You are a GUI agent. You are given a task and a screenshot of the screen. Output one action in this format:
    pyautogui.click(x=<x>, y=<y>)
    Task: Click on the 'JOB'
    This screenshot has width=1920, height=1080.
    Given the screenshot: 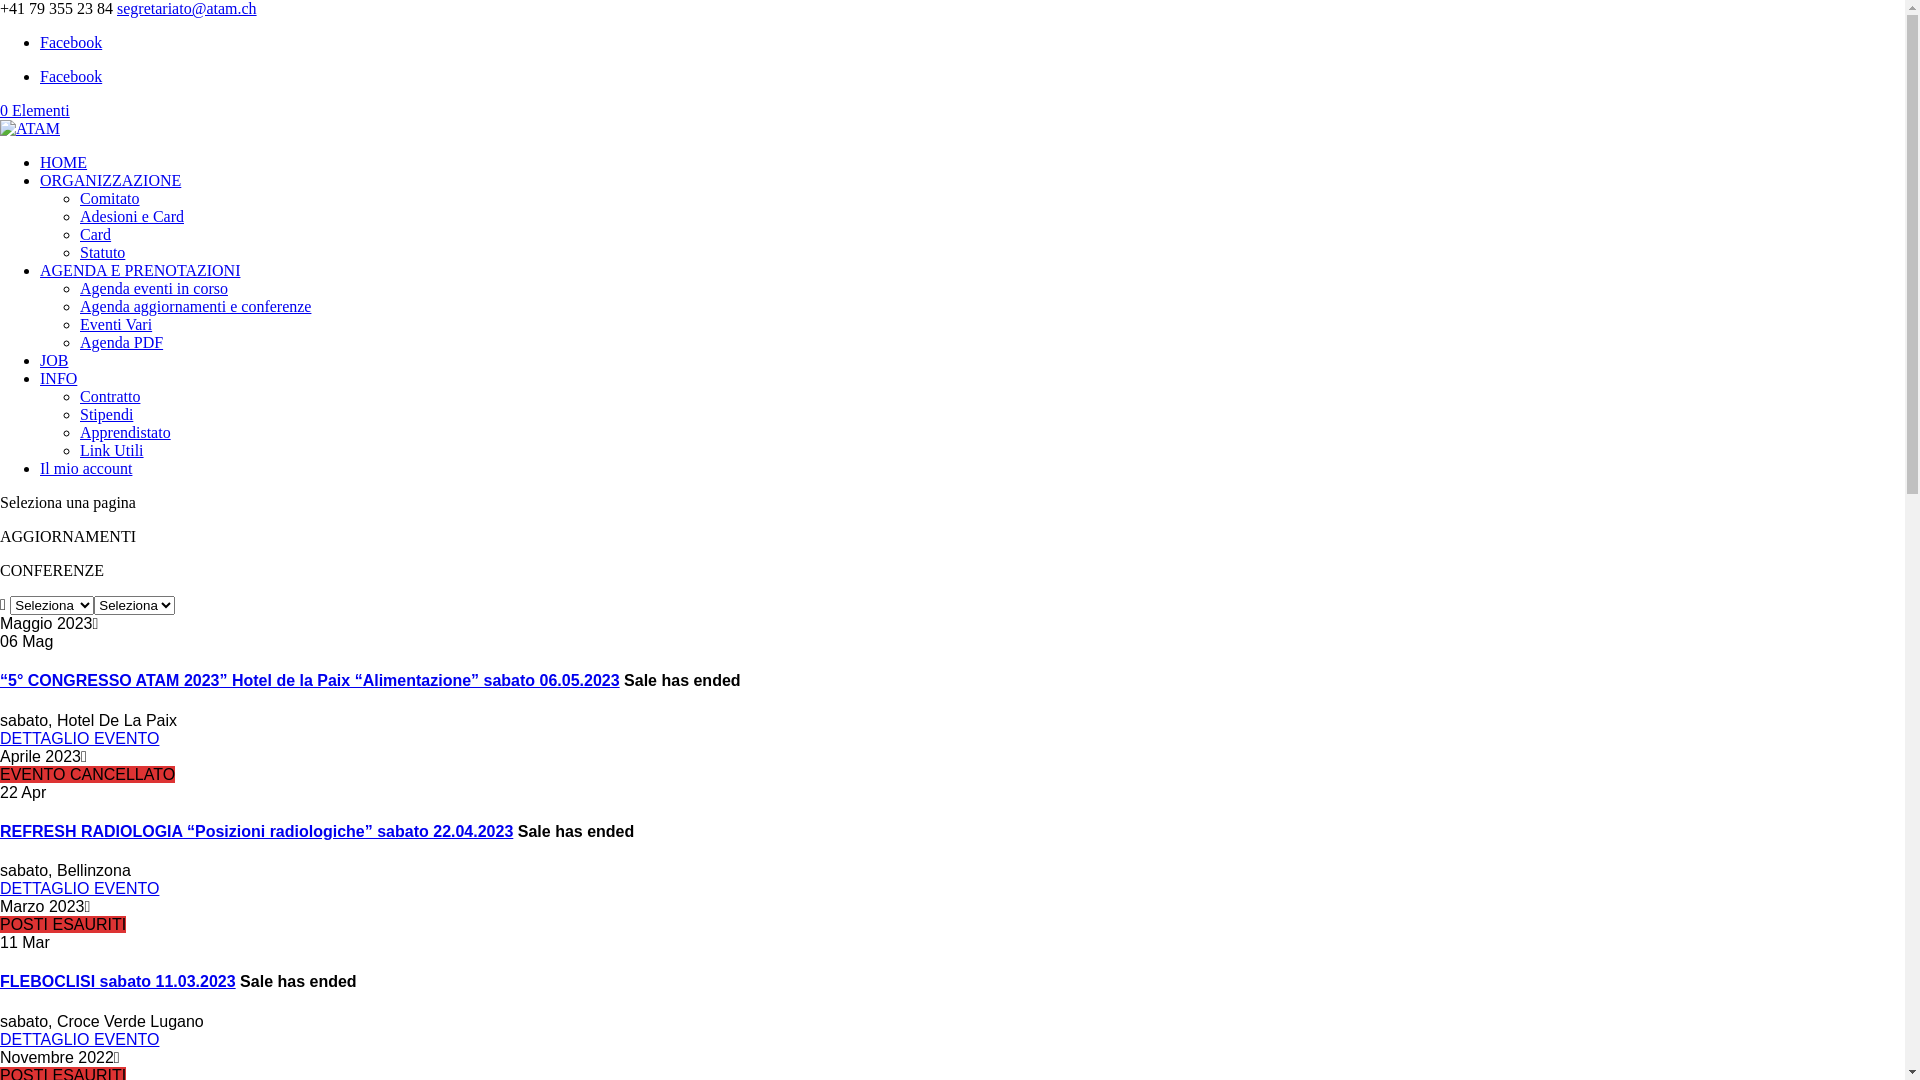 What is the action you would take?
    pyautogui.click(x=53, y=360)
    